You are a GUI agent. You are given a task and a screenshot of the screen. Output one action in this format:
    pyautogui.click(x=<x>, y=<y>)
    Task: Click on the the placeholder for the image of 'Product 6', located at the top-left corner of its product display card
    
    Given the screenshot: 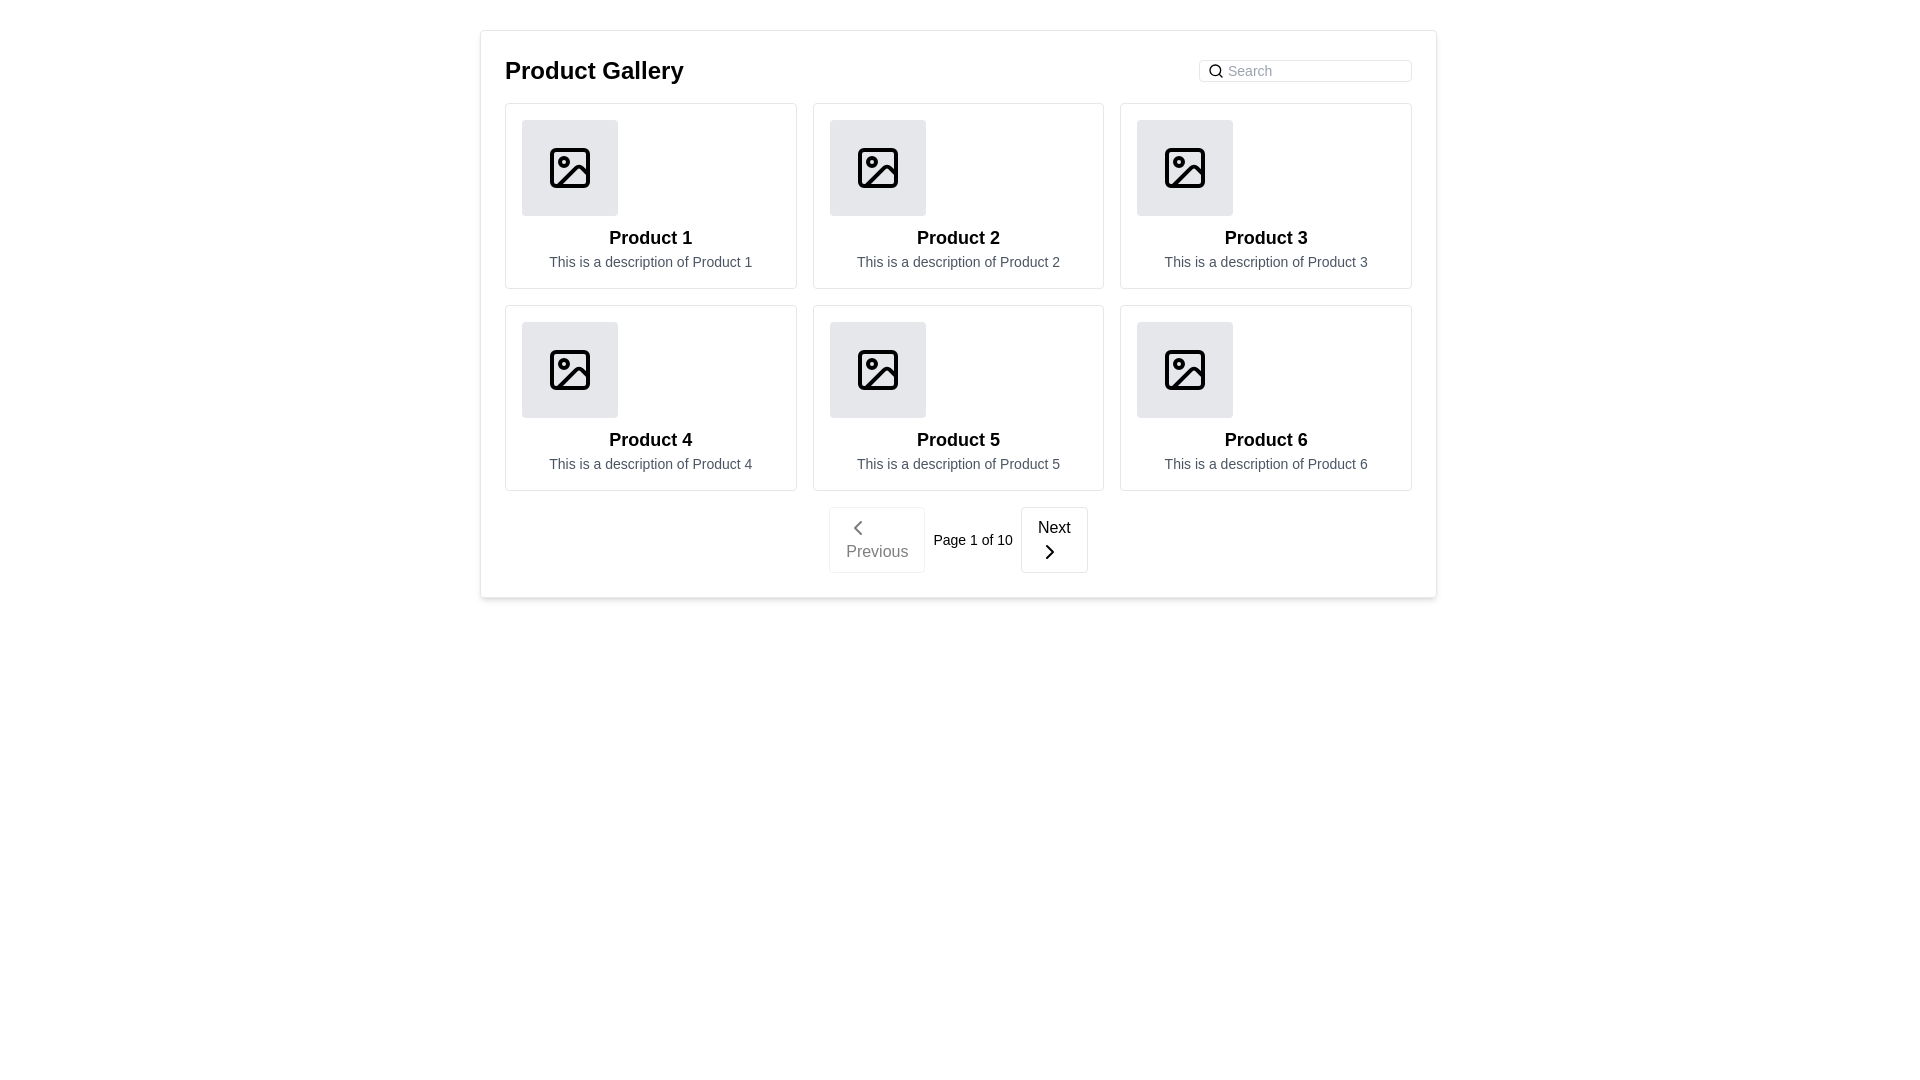 What is the action you would take?
    pyautogui.click(x=1185, y=370)
    